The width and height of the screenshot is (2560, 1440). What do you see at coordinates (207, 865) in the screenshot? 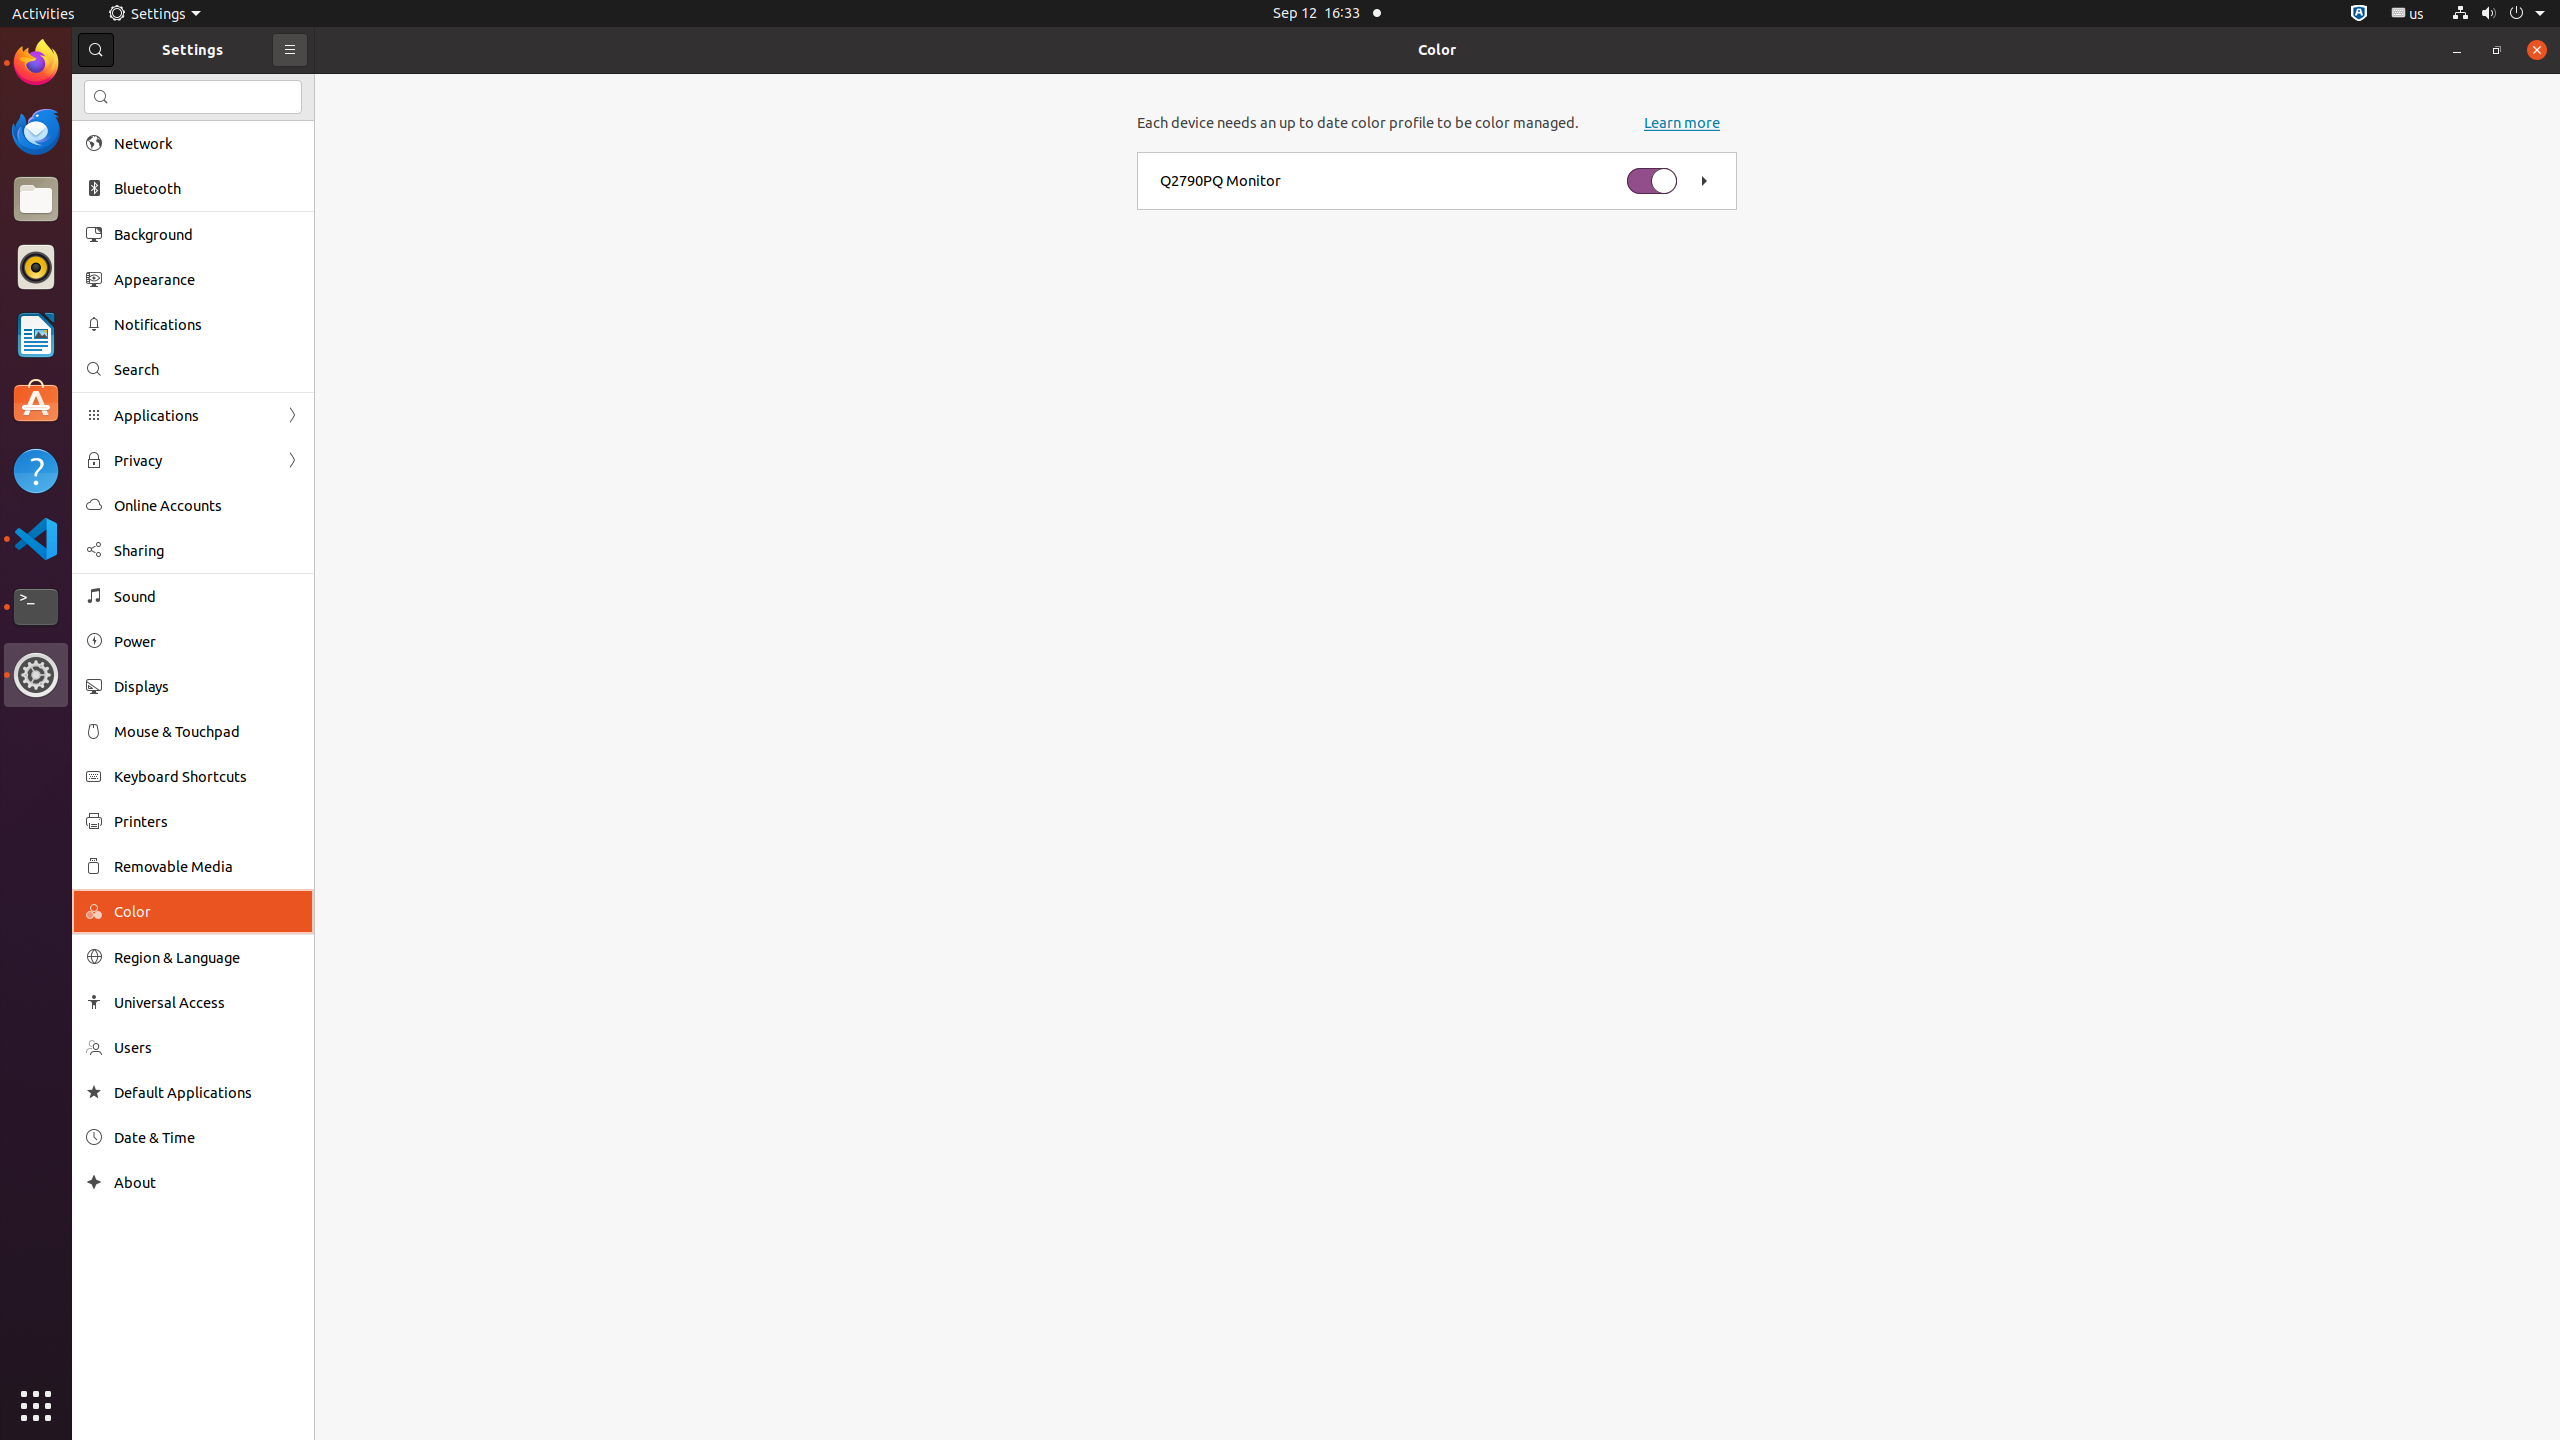
I see `'Removable Media'` at bounding box center [207, 865].